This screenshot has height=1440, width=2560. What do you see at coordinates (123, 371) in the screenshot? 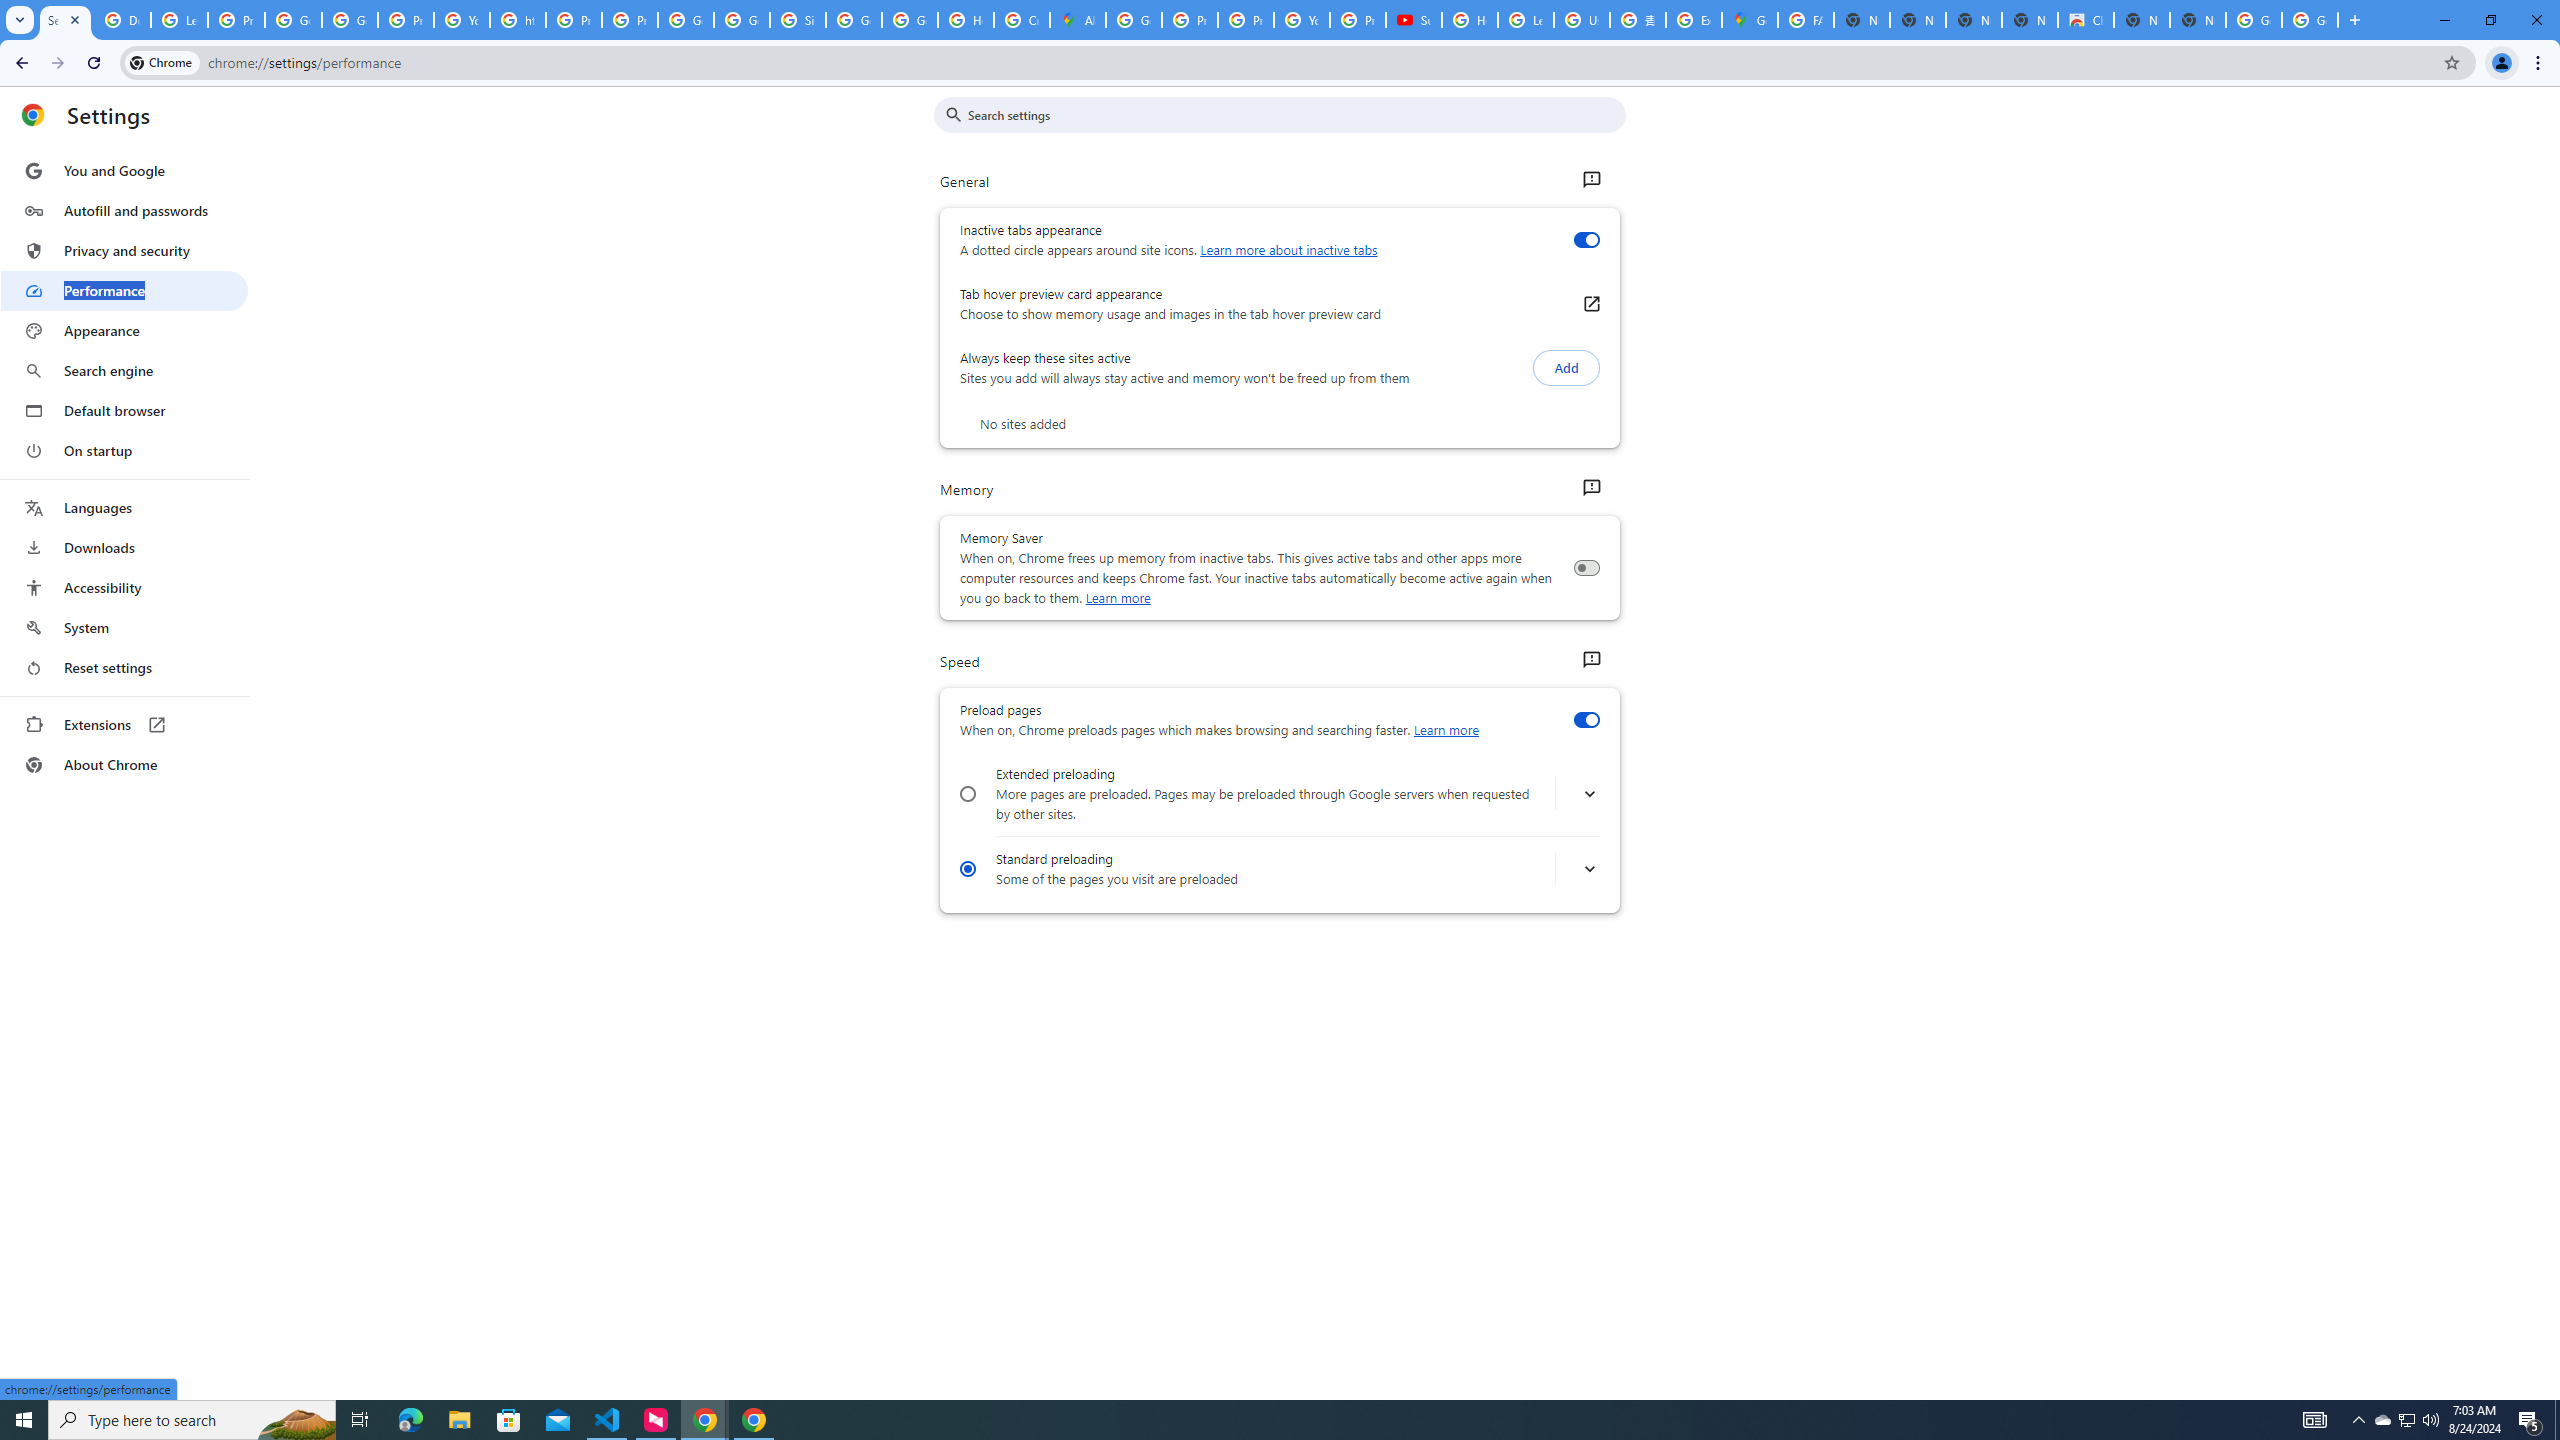
I see `'Search engine'` at bounding box center [123, 371].